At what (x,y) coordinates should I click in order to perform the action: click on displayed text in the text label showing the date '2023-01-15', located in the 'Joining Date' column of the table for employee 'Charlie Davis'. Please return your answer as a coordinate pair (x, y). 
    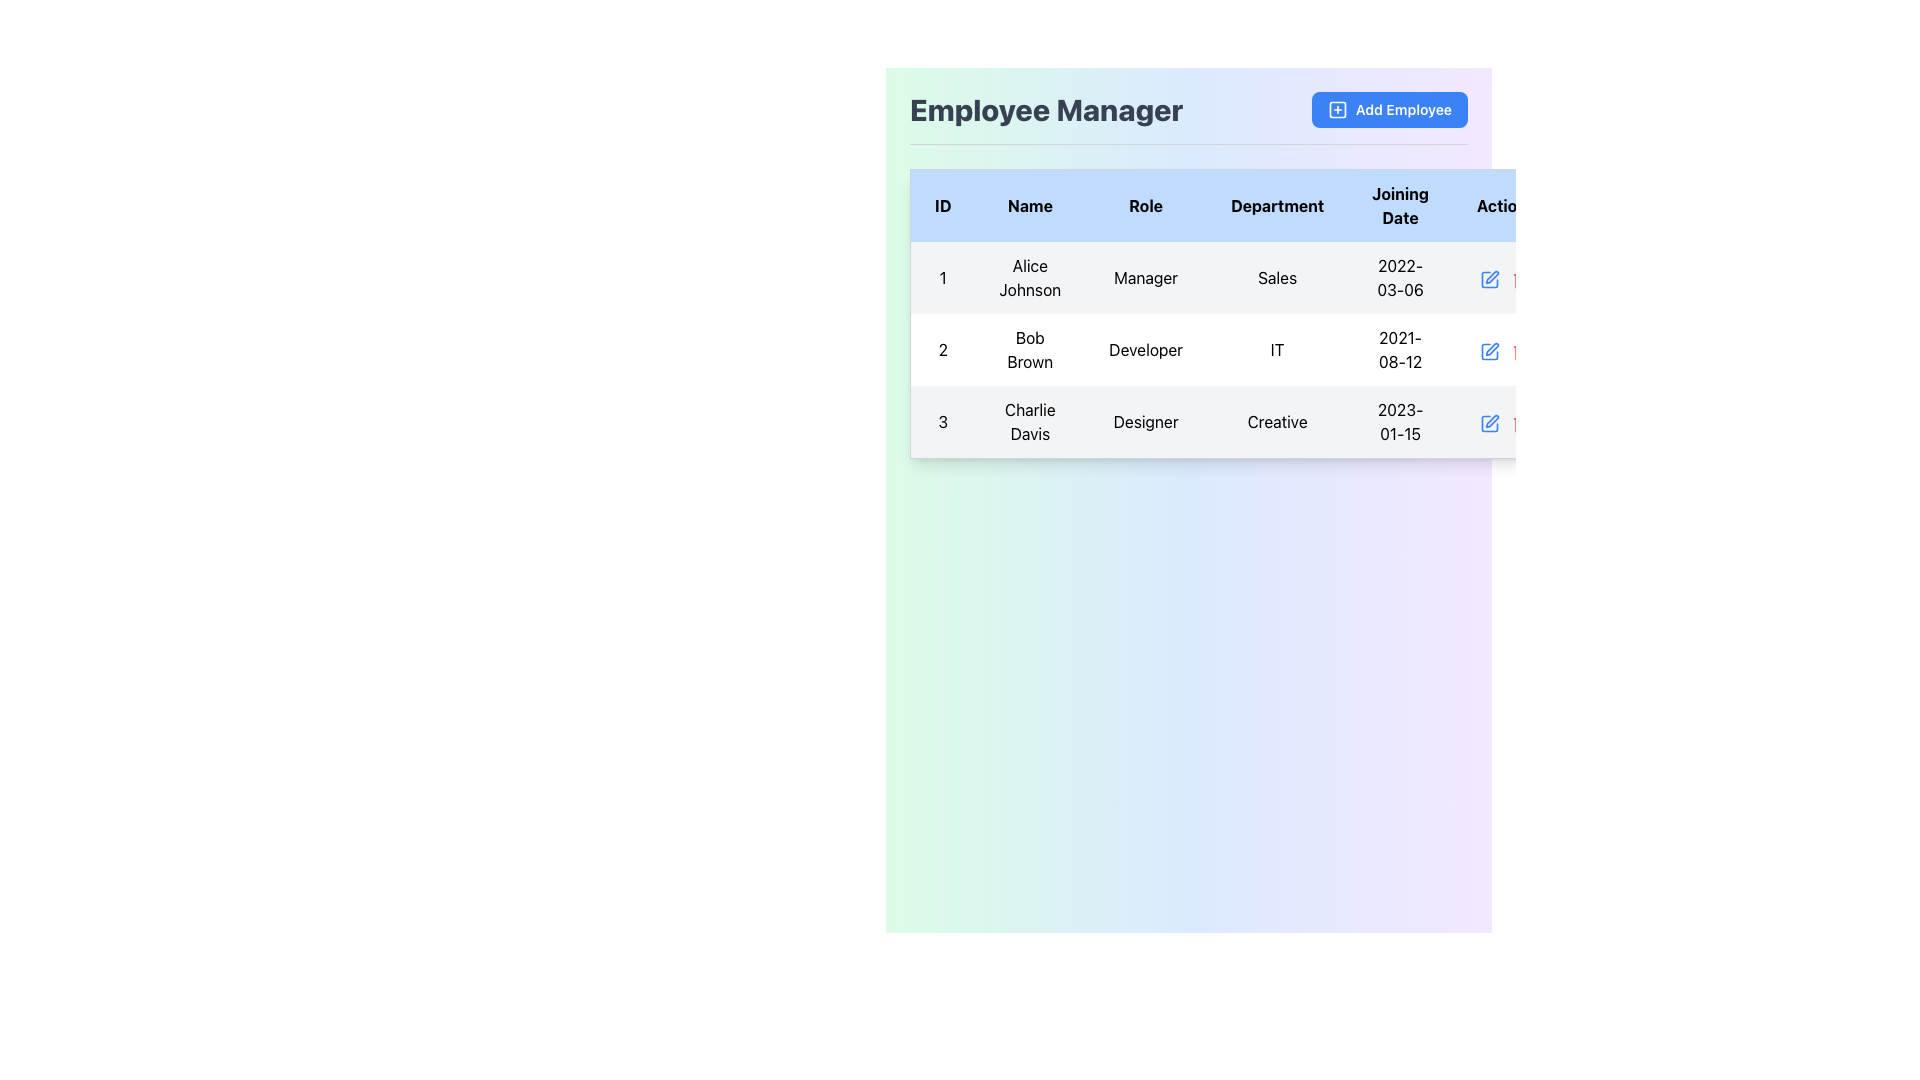
    Looking at the image, I should click on (1399, 421).